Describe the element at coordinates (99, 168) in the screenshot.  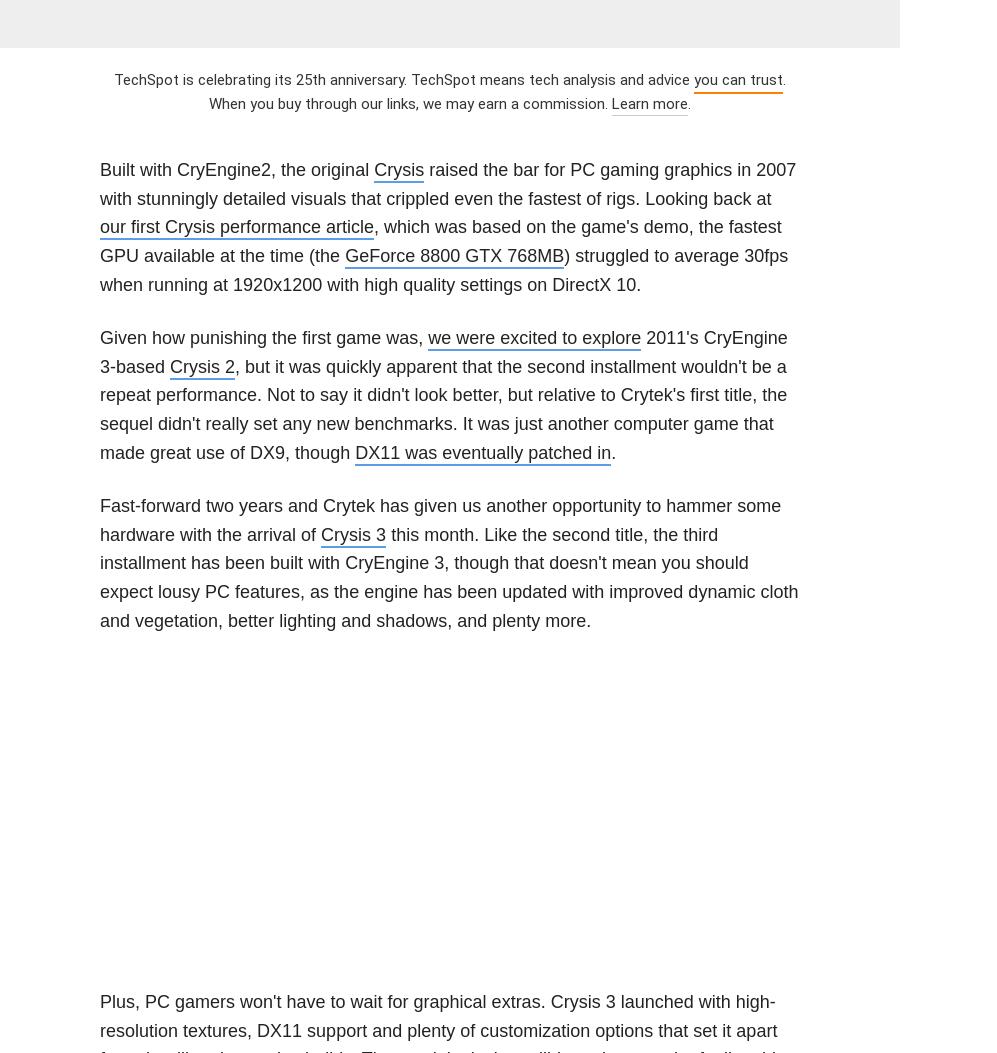
I see `'Built with CryEngine2, the original'` at that location.